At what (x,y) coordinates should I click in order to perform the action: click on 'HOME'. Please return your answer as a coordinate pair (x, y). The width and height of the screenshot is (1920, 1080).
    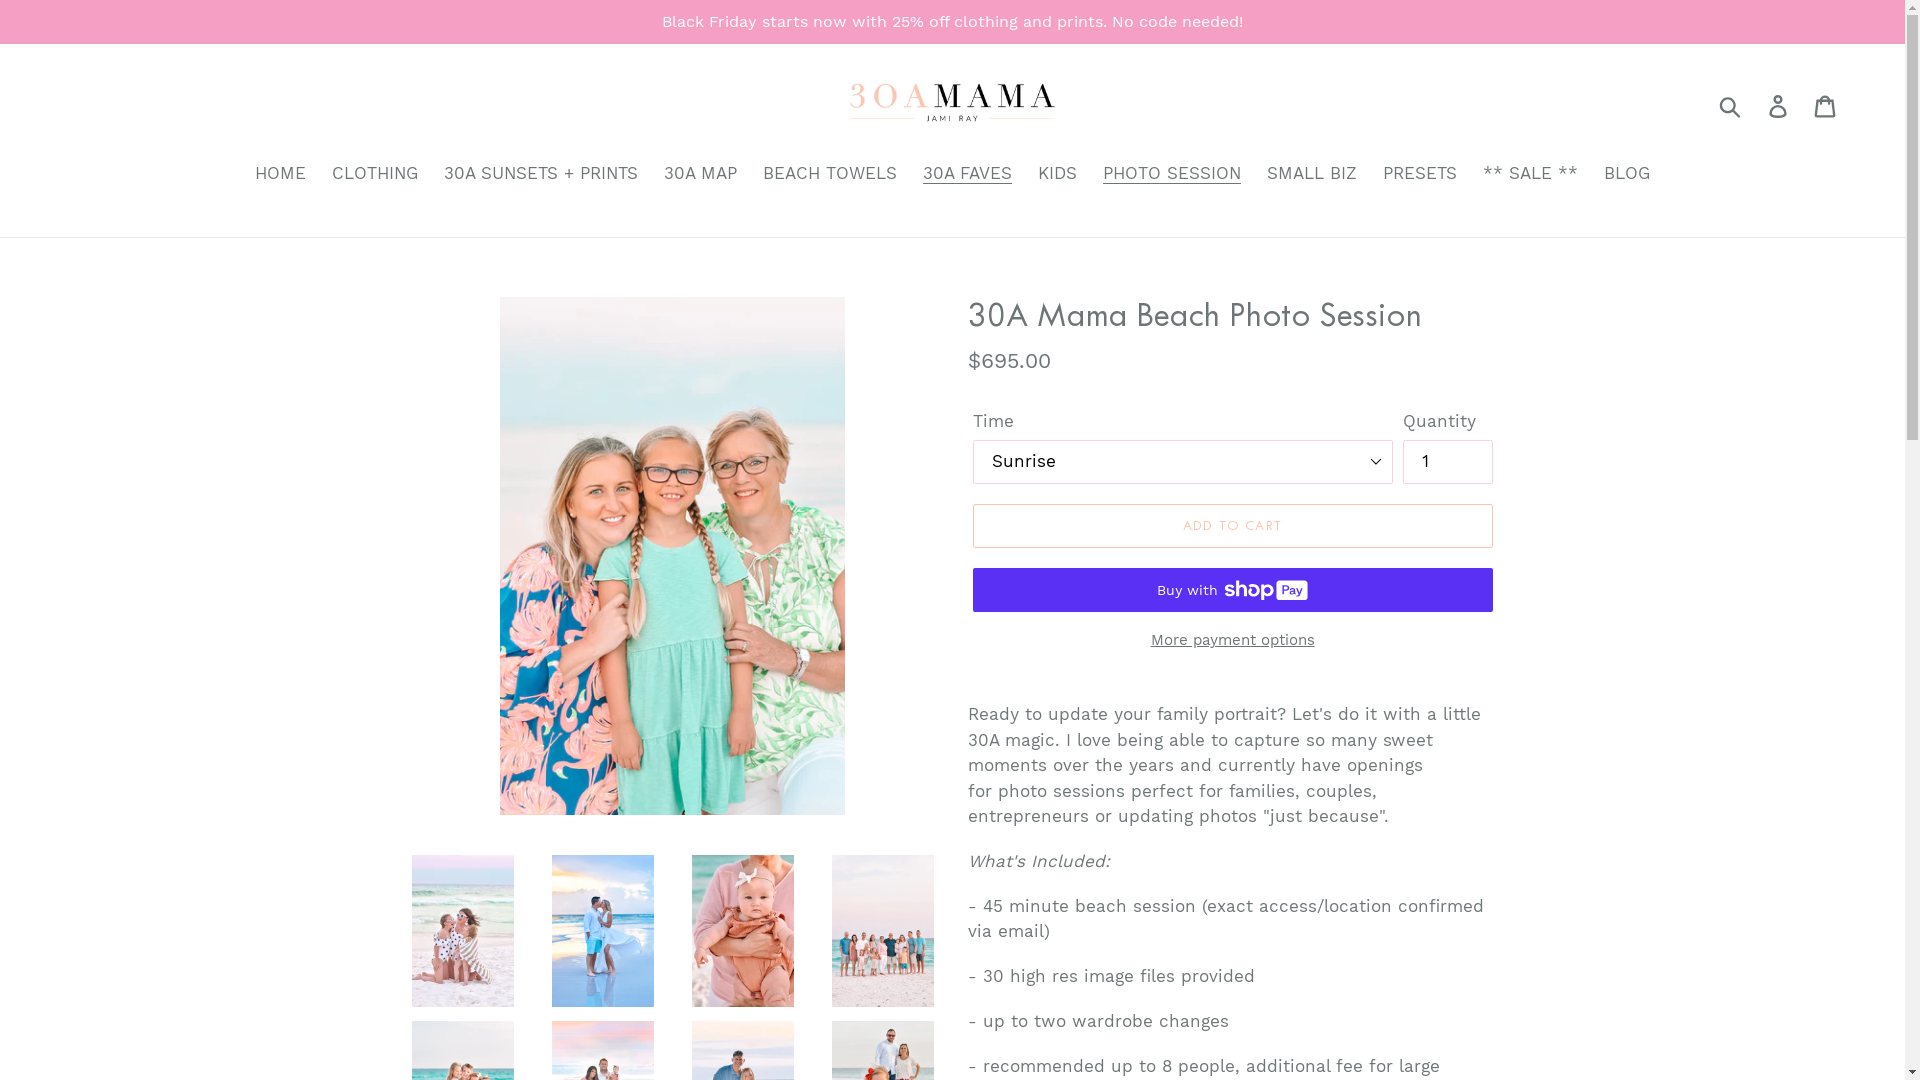
    Looking at the image, I should click on (279, 174).